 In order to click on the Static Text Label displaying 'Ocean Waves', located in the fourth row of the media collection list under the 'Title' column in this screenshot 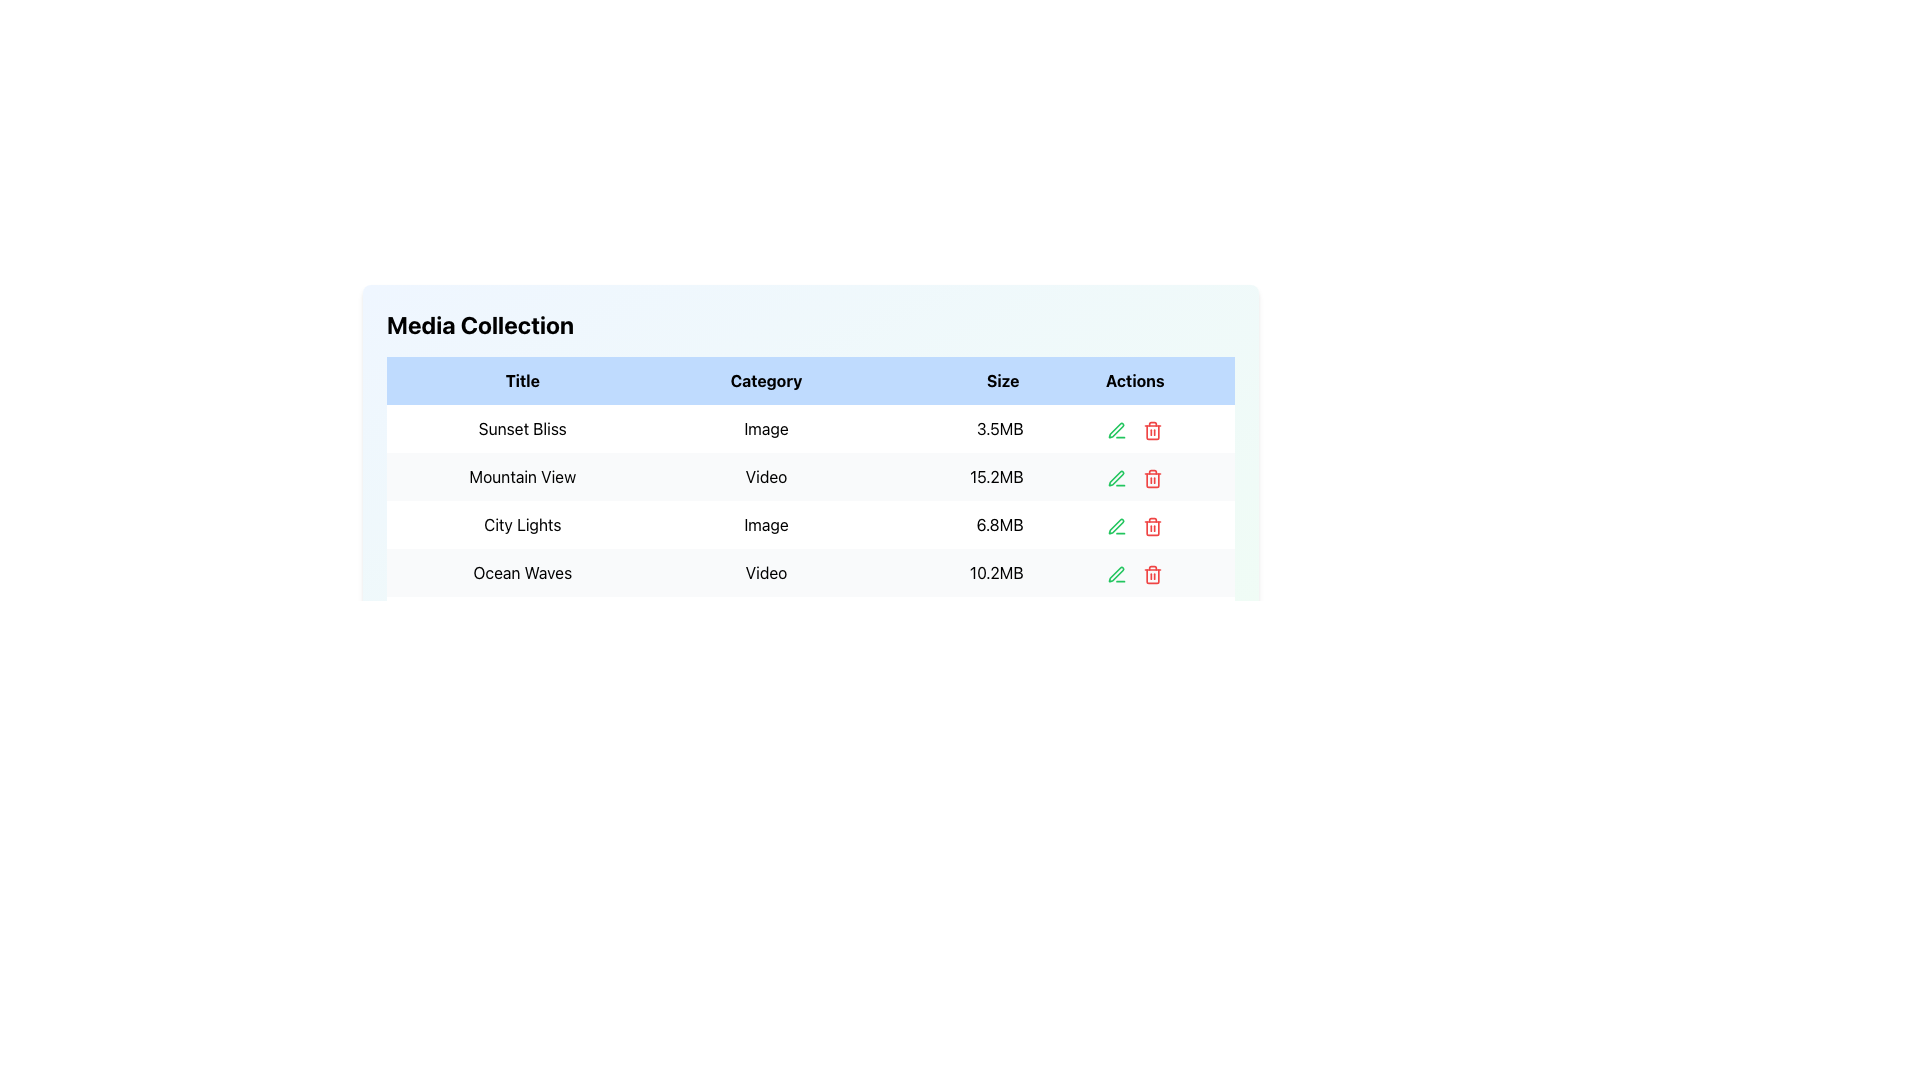, I will do `click(522, 573)`.